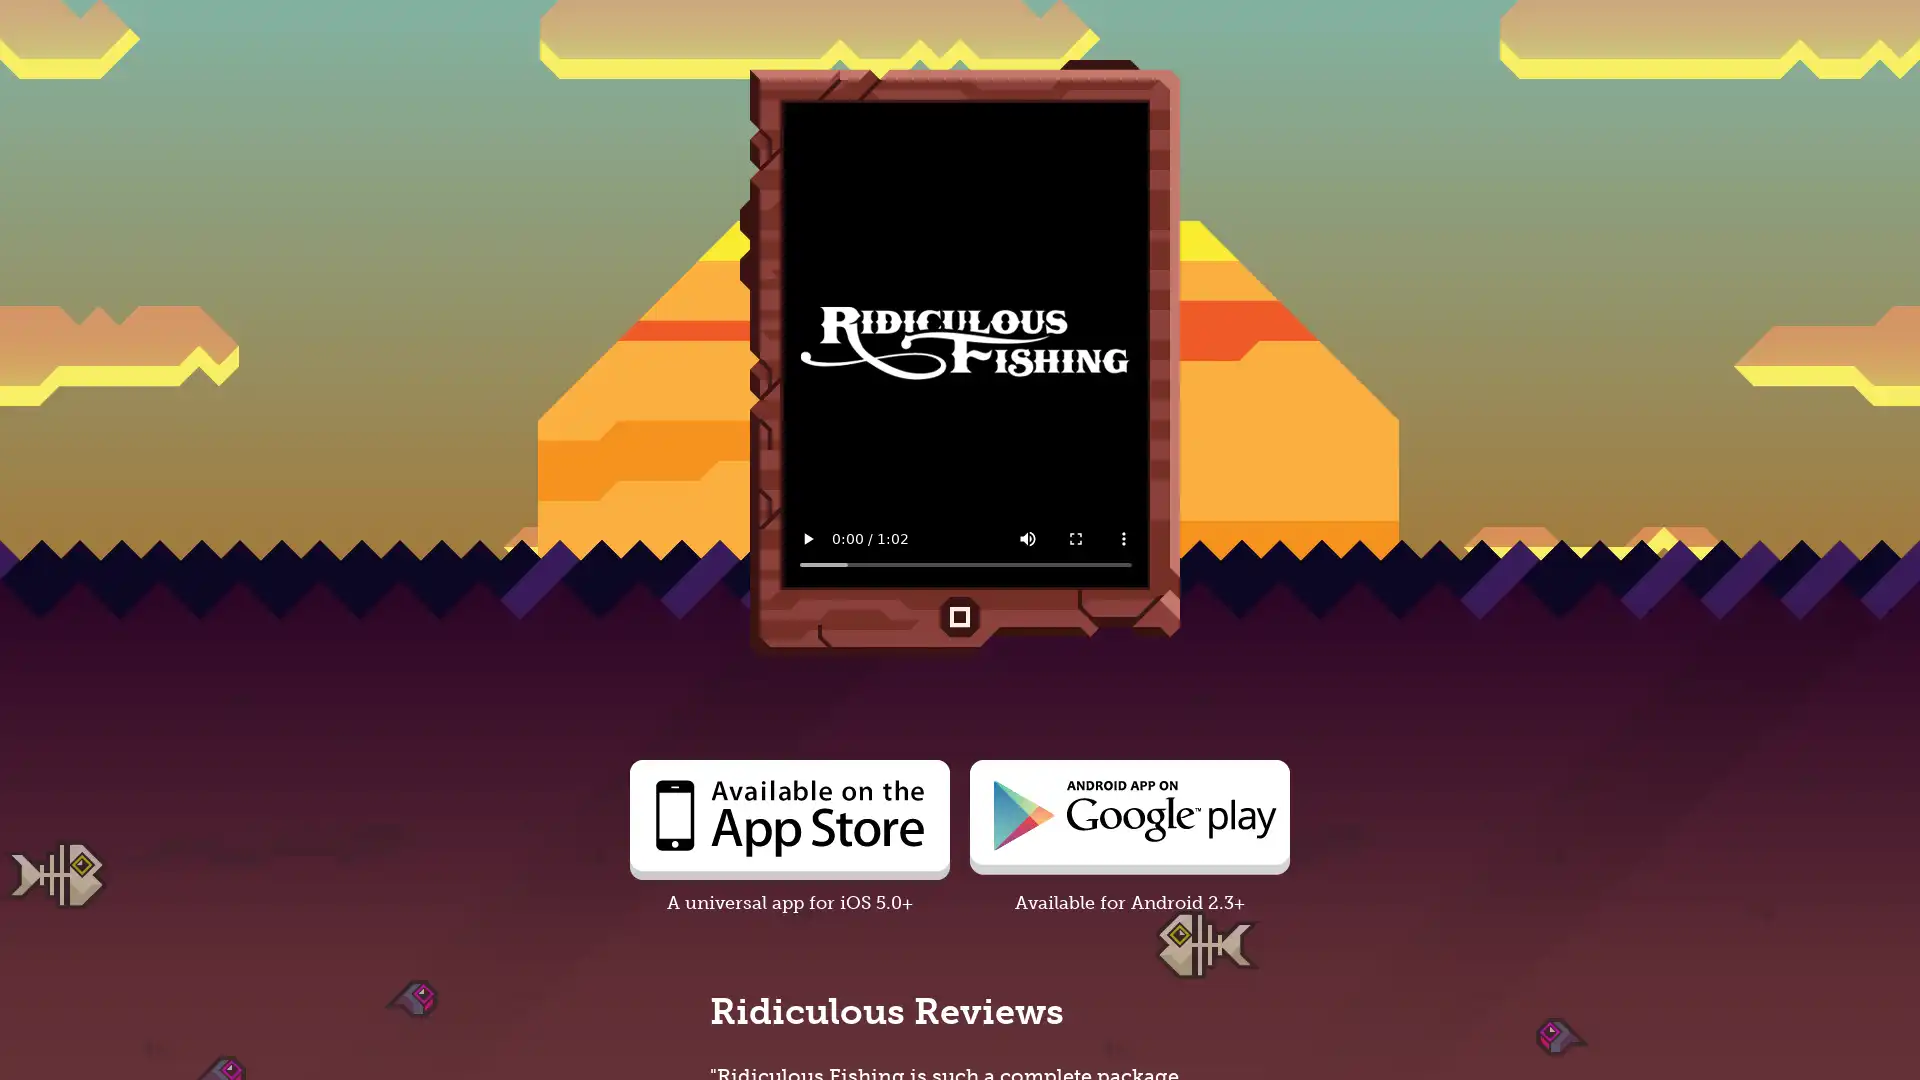 The width and height of the screenshot is (1920, 1080). Describe the element at coordinates (1074, 538) in the screenshot. I see `enter full screen` at that location.